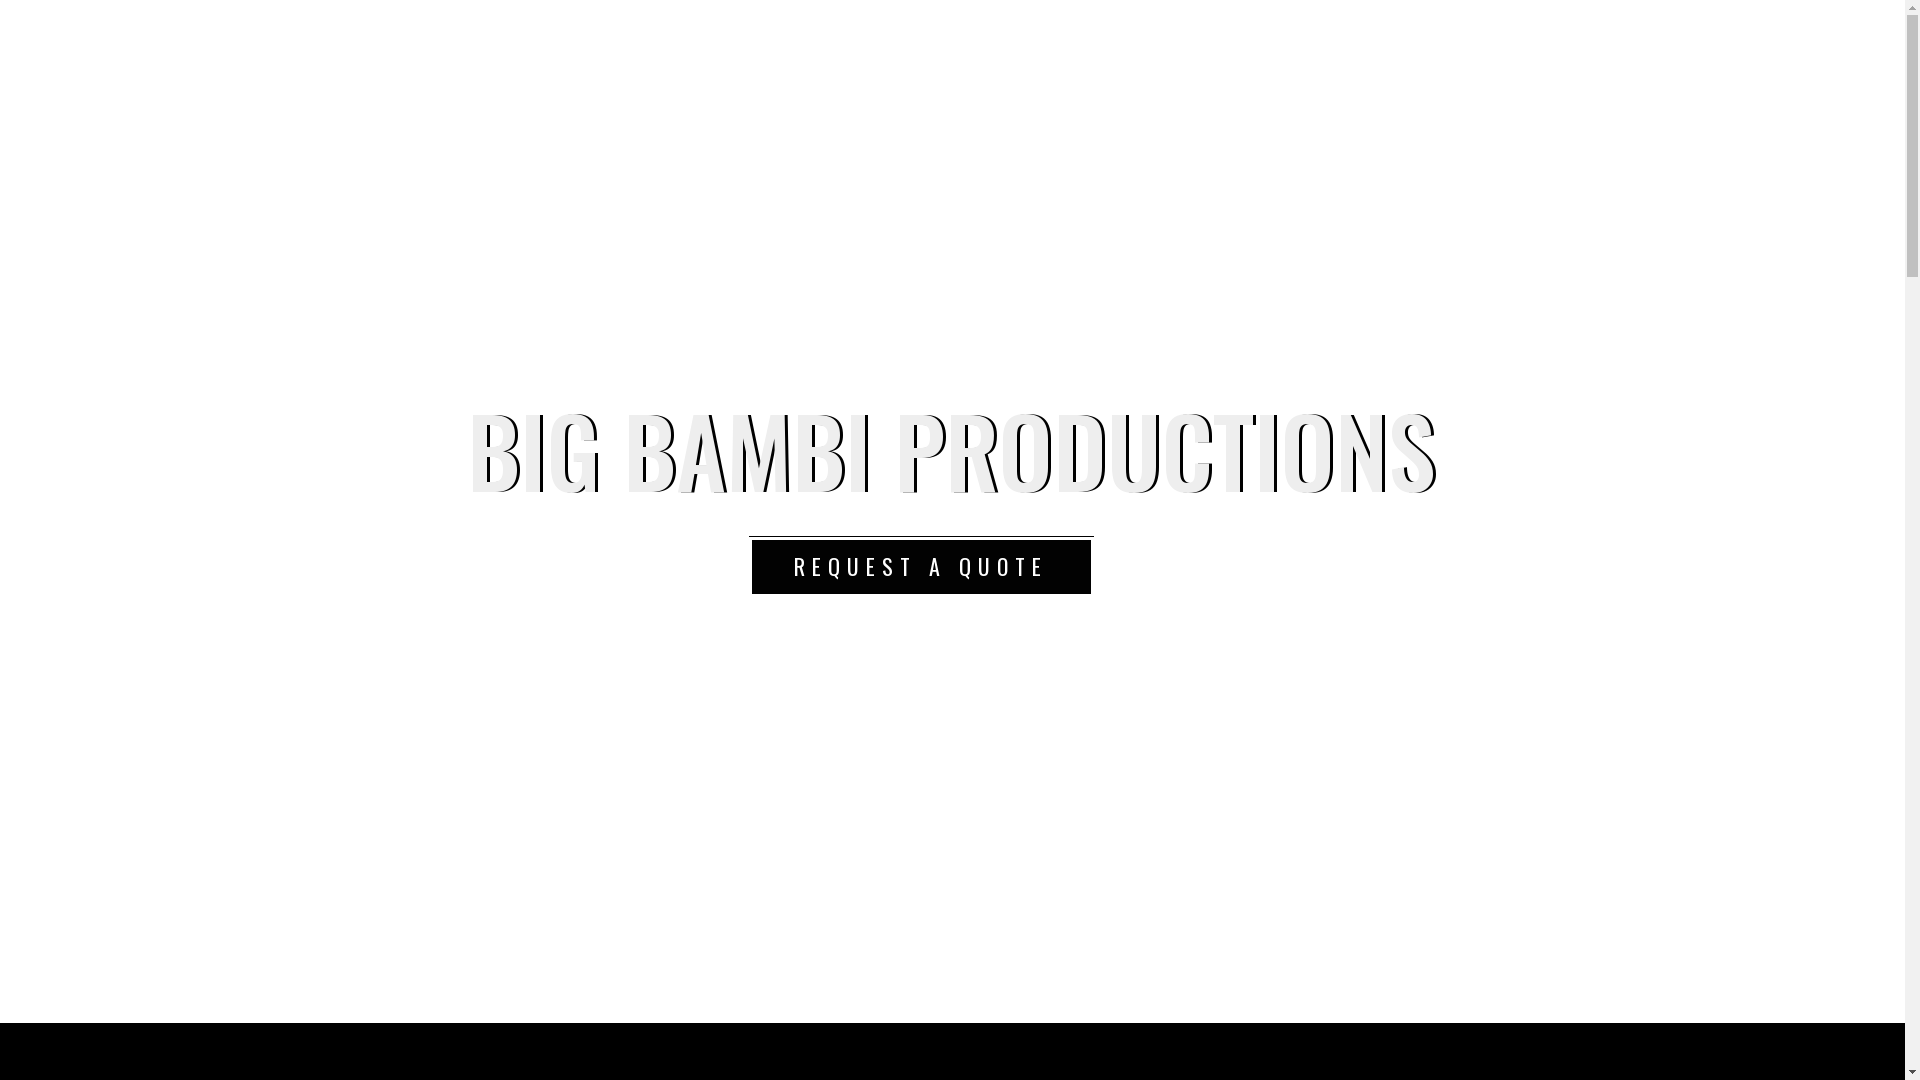 The width and height of the screenshot is (1920, 1080). Describe the element at coordinates (919, 566) in the screenshot. I see `'REQUEST A QUOTE'` at that location.